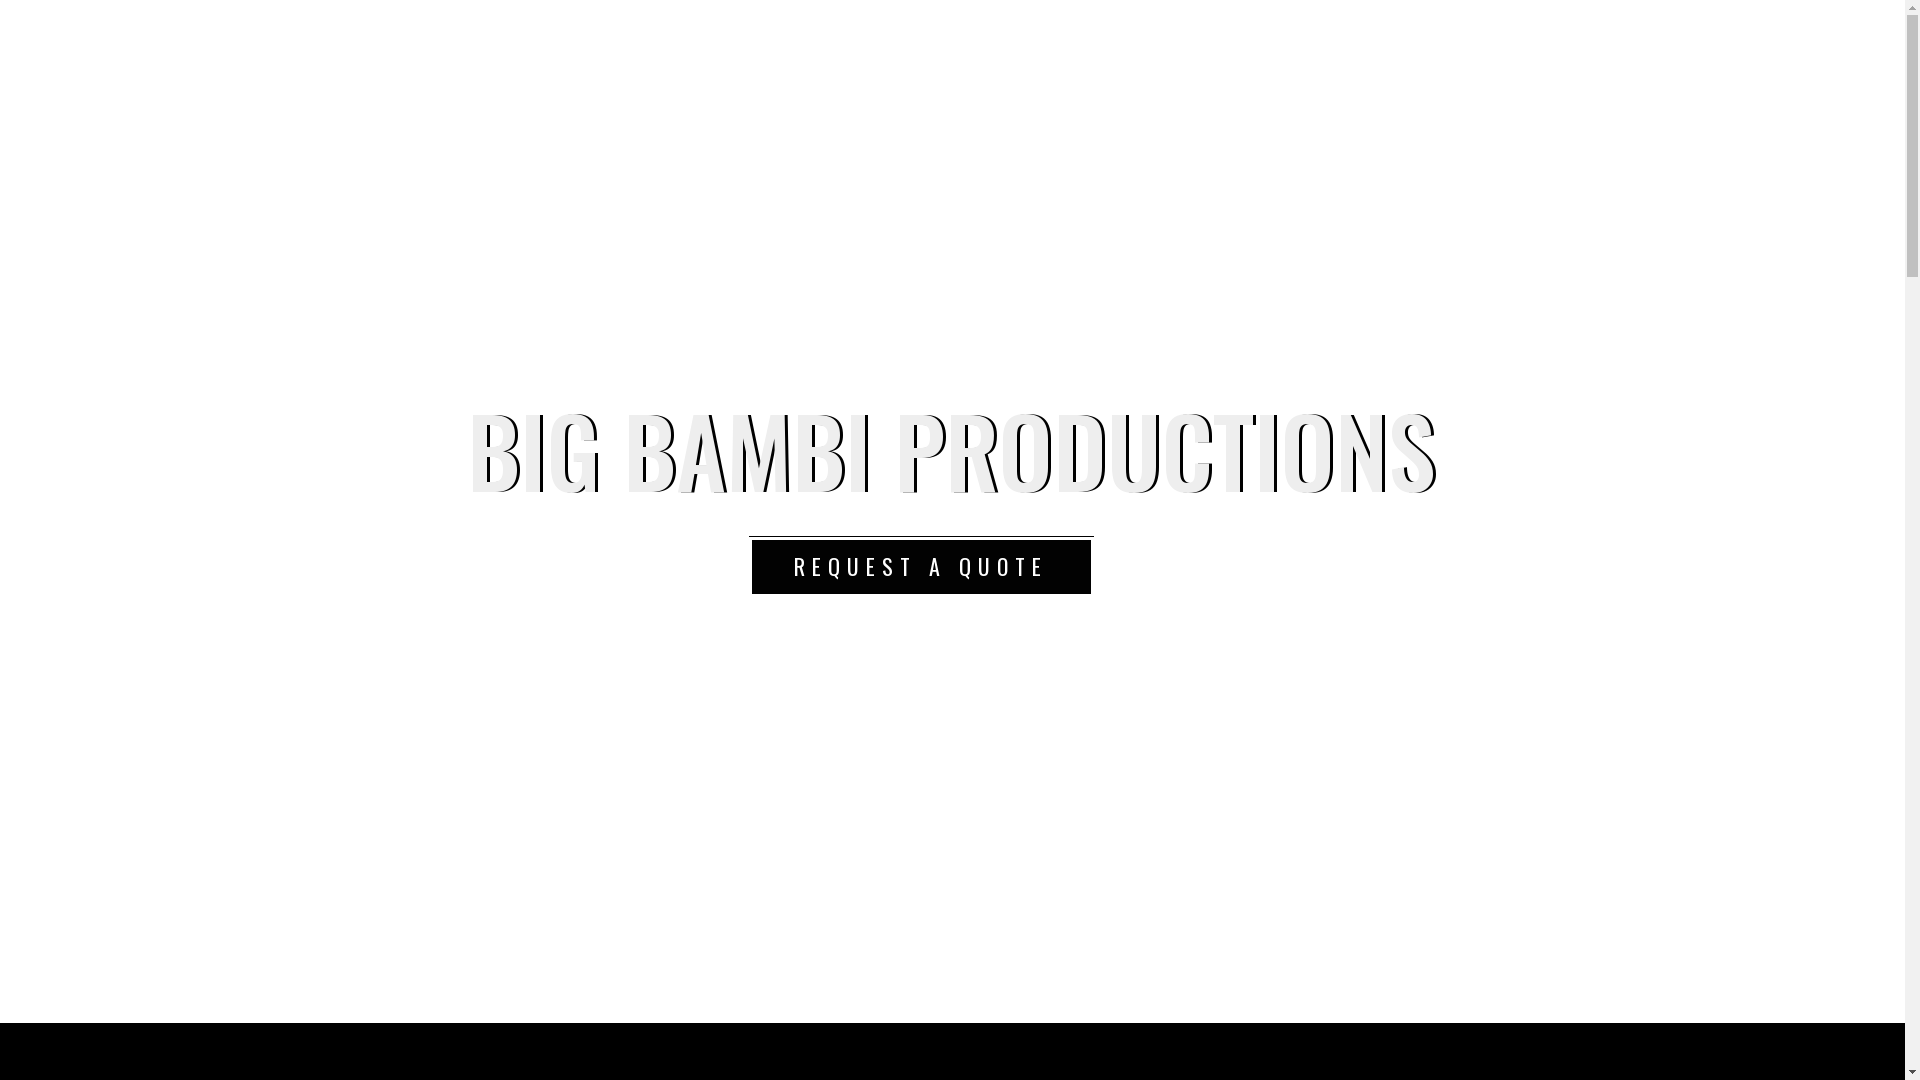 The width and height of the screenshot is (1920, 1080). Describe the element at coordinates (919, 566) in the screenshot. I see `'REQUEST A QUOTE'` at that location.